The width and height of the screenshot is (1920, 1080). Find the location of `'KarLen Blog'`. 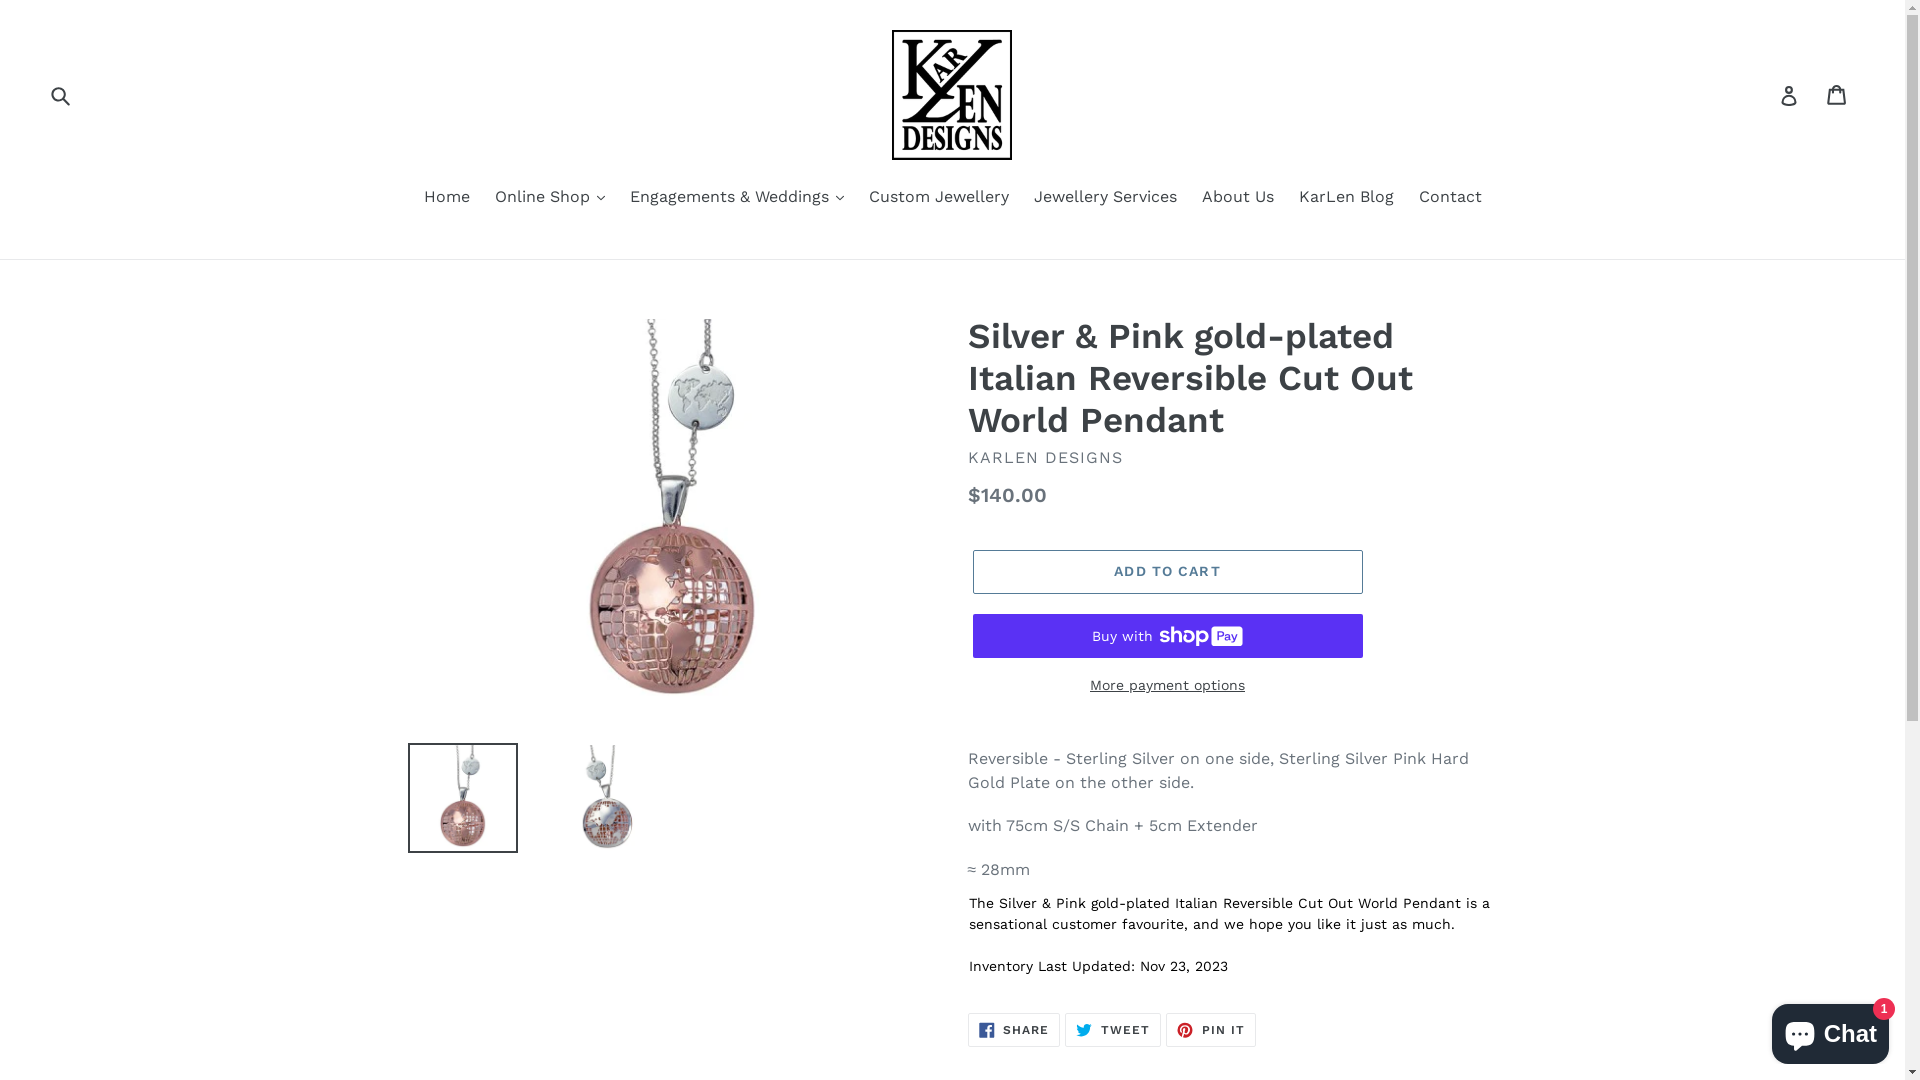

'KarLen Blog' is located at coordinates (1345, 198).